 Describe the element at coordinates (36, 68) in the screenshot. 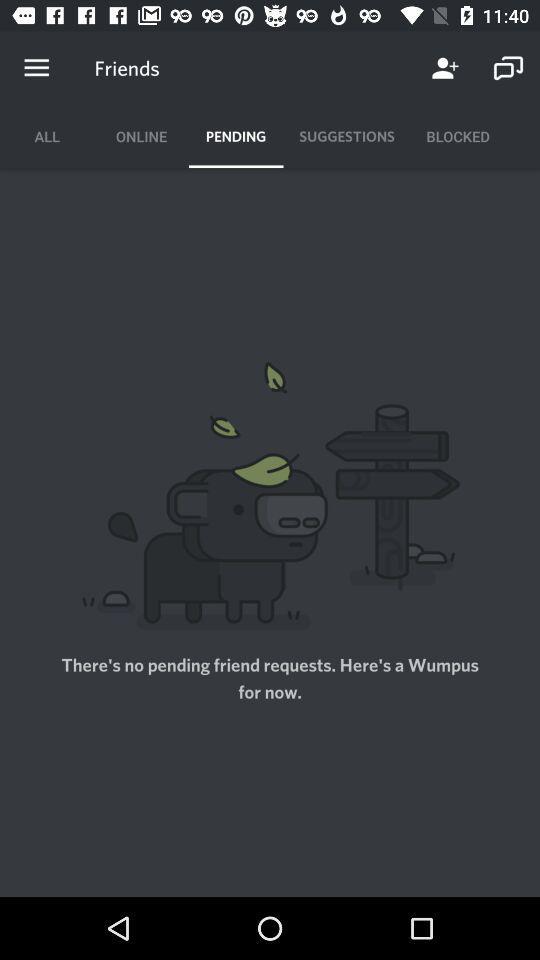

I see `the item to the left of the friends icon` at that location.